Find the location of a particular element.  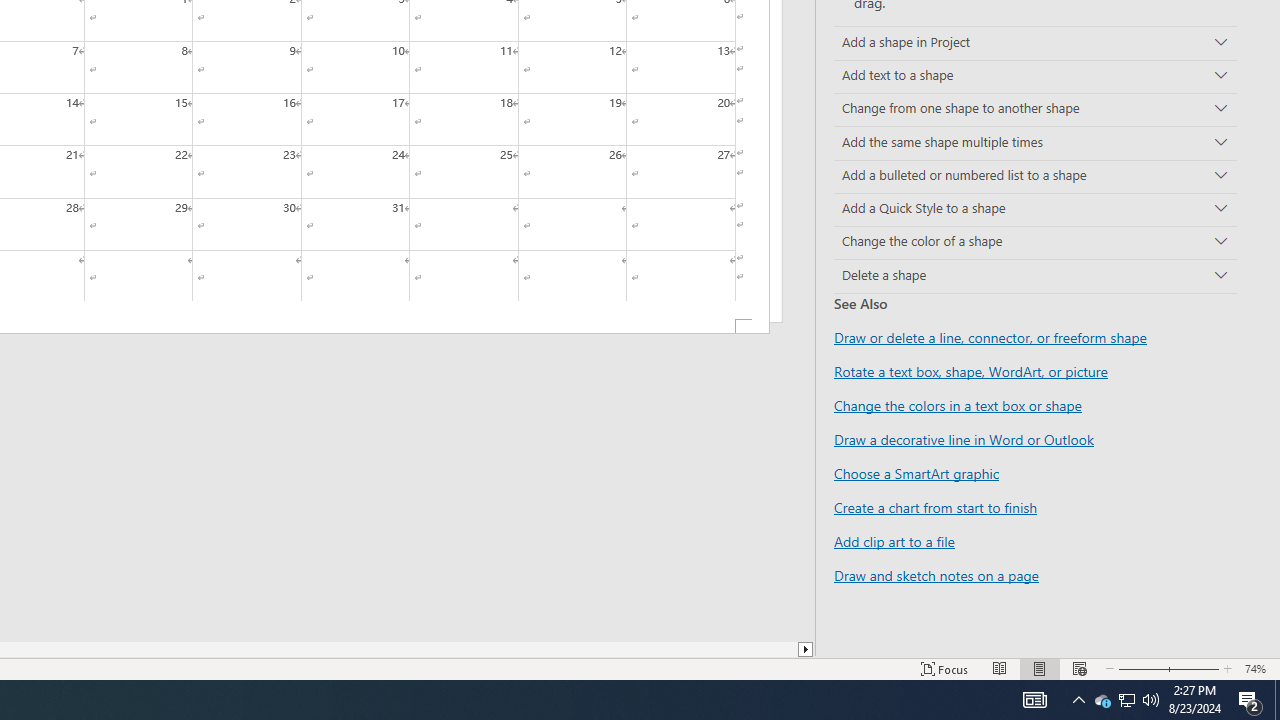

'Change the colors in a text box or shape' is located at coordinates (957, 405).